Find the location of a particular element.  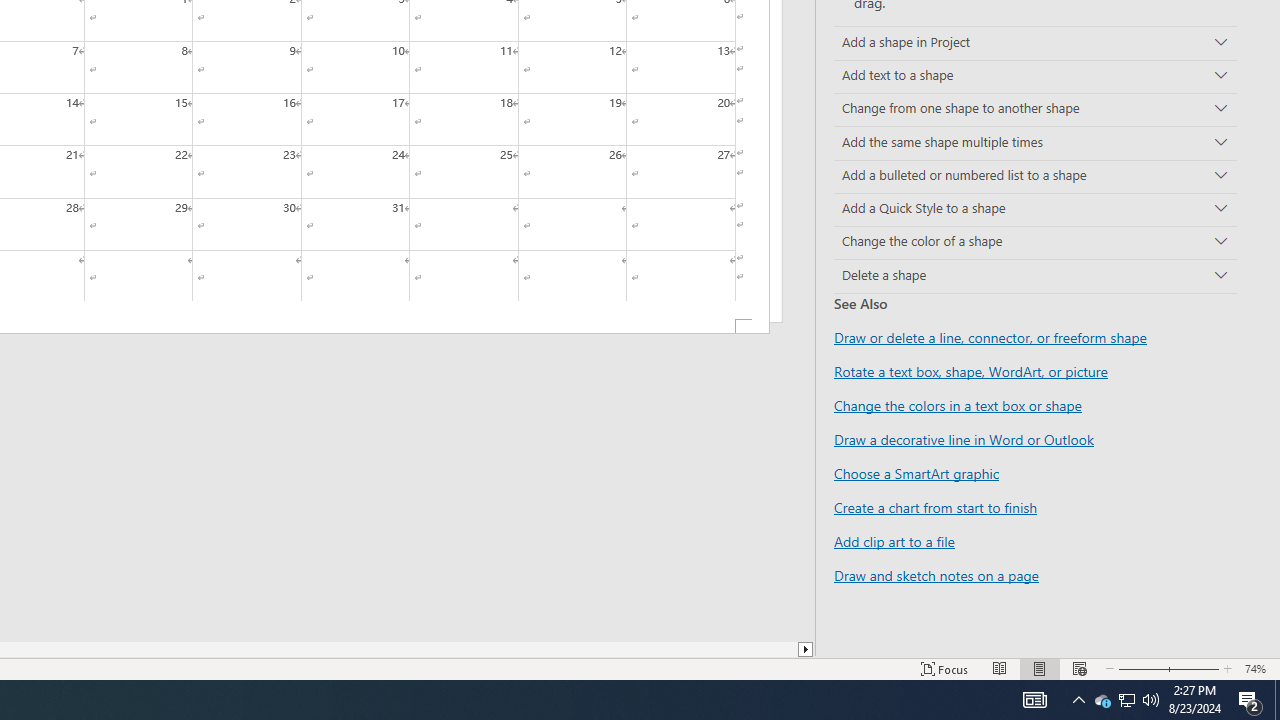

'Change the colors in a text box or shape' is located at coordinates (957, 405).